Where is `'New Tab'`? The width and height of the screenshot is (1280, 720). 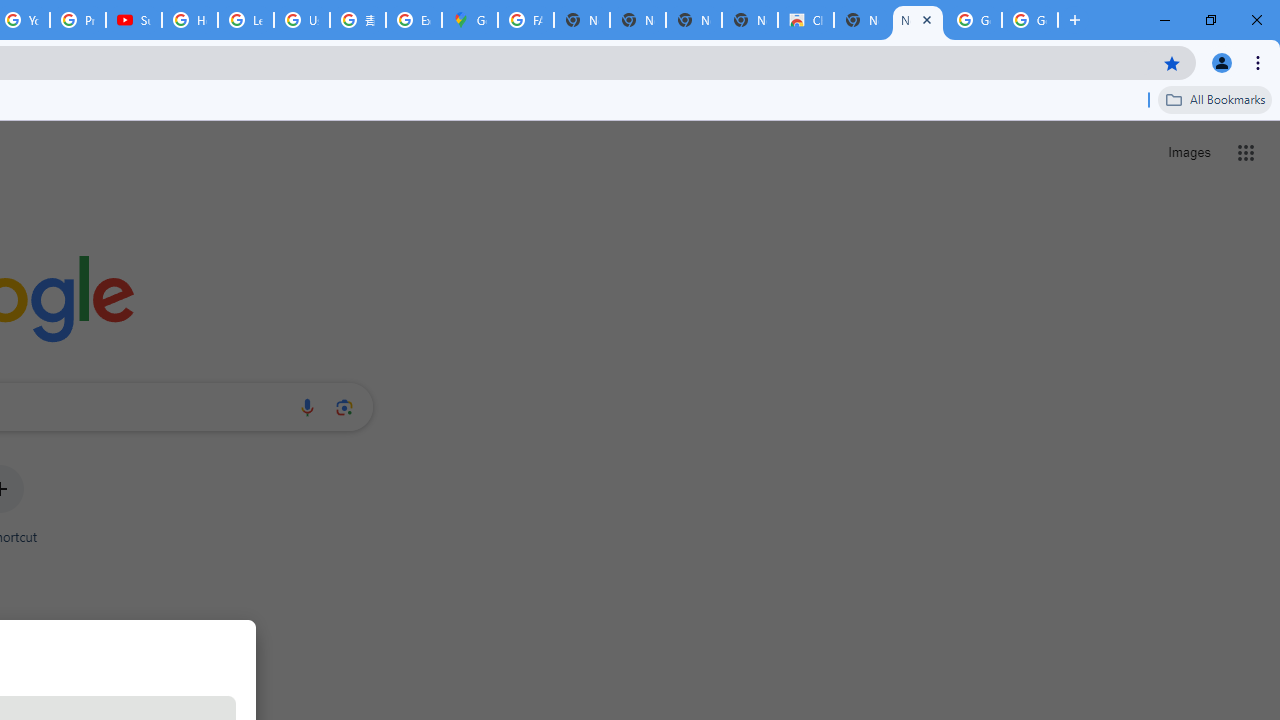 'New Tab' is located at coordinates (916, 20).